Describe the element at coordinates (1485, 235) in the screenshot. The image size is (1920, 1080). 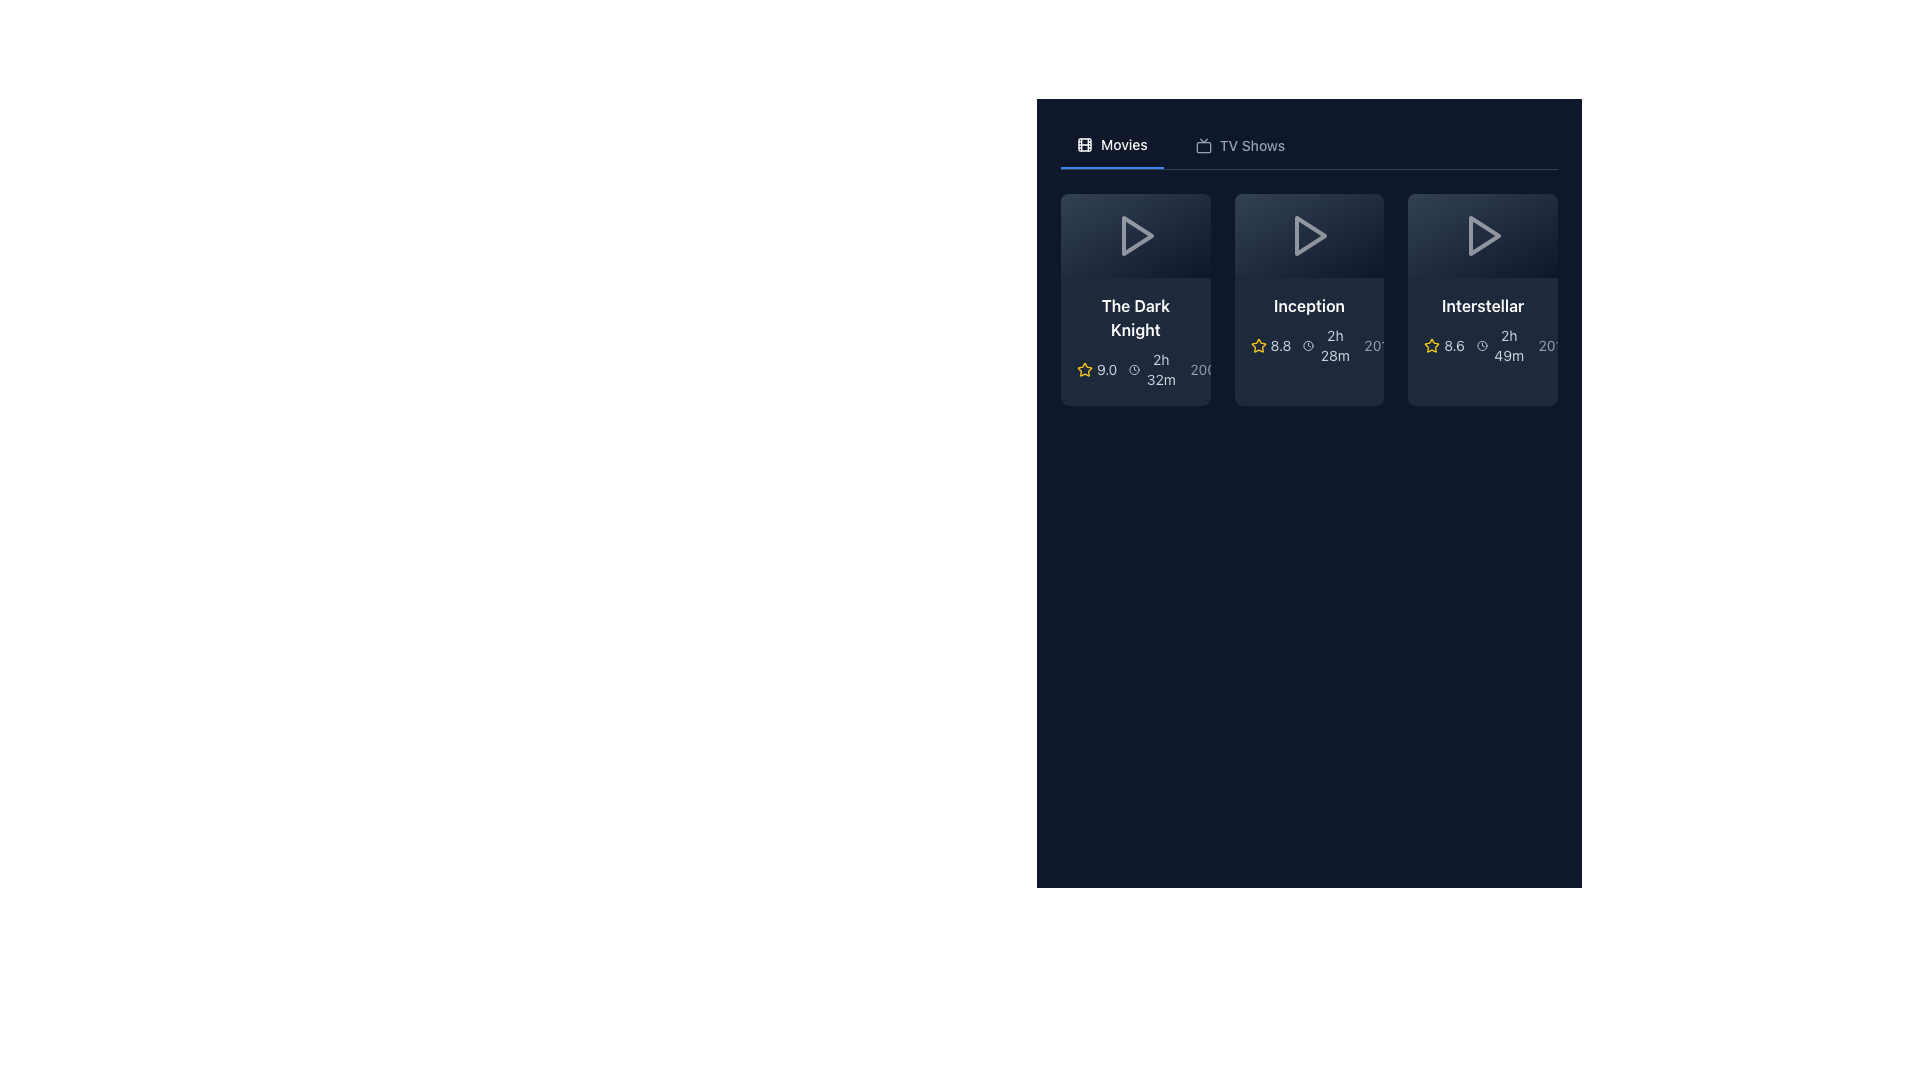
I see `the play button icon located on the movie card labeled 'Interstellar', which is the third card in the row` at that location.